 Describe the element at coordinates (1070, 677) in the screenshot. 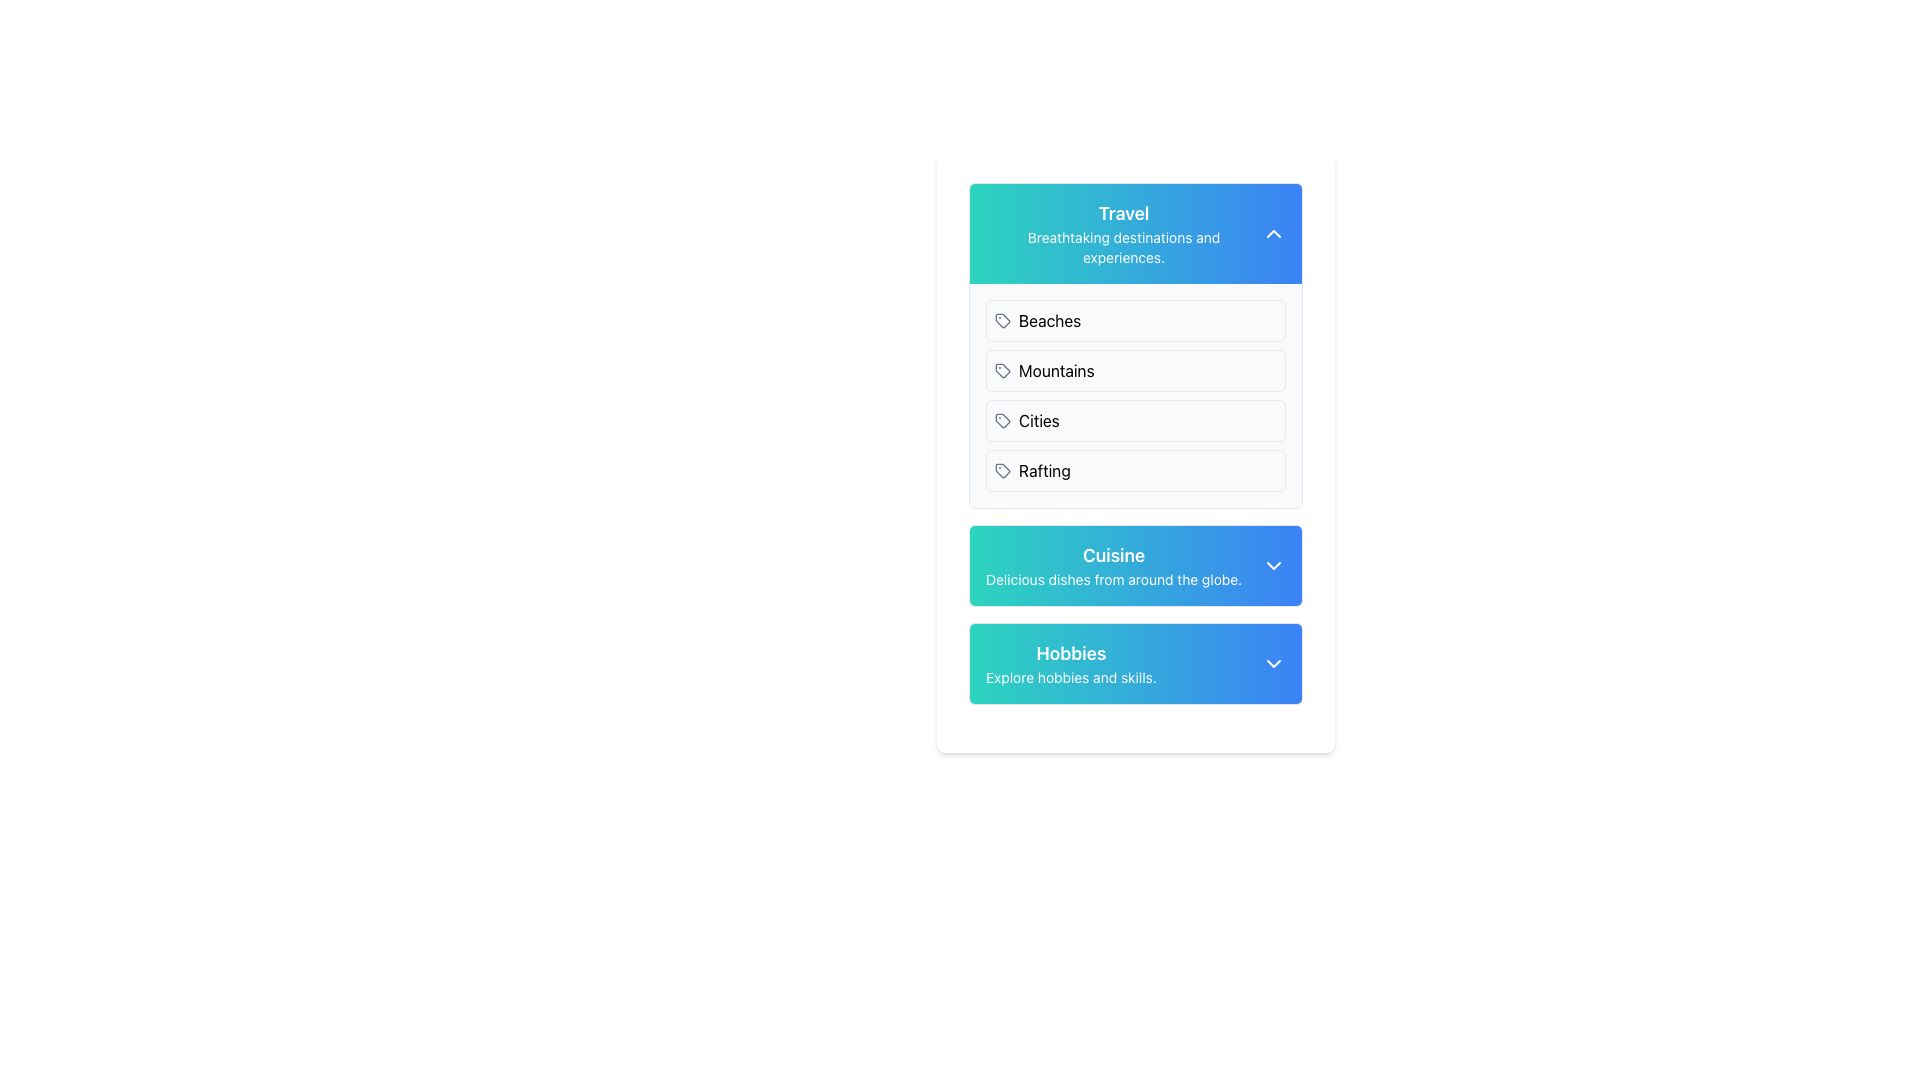

I see `text segment that displays 'Explore hobbies and skills.' located under the 'Hobbies' section in a blue-green gradient box` at that location.